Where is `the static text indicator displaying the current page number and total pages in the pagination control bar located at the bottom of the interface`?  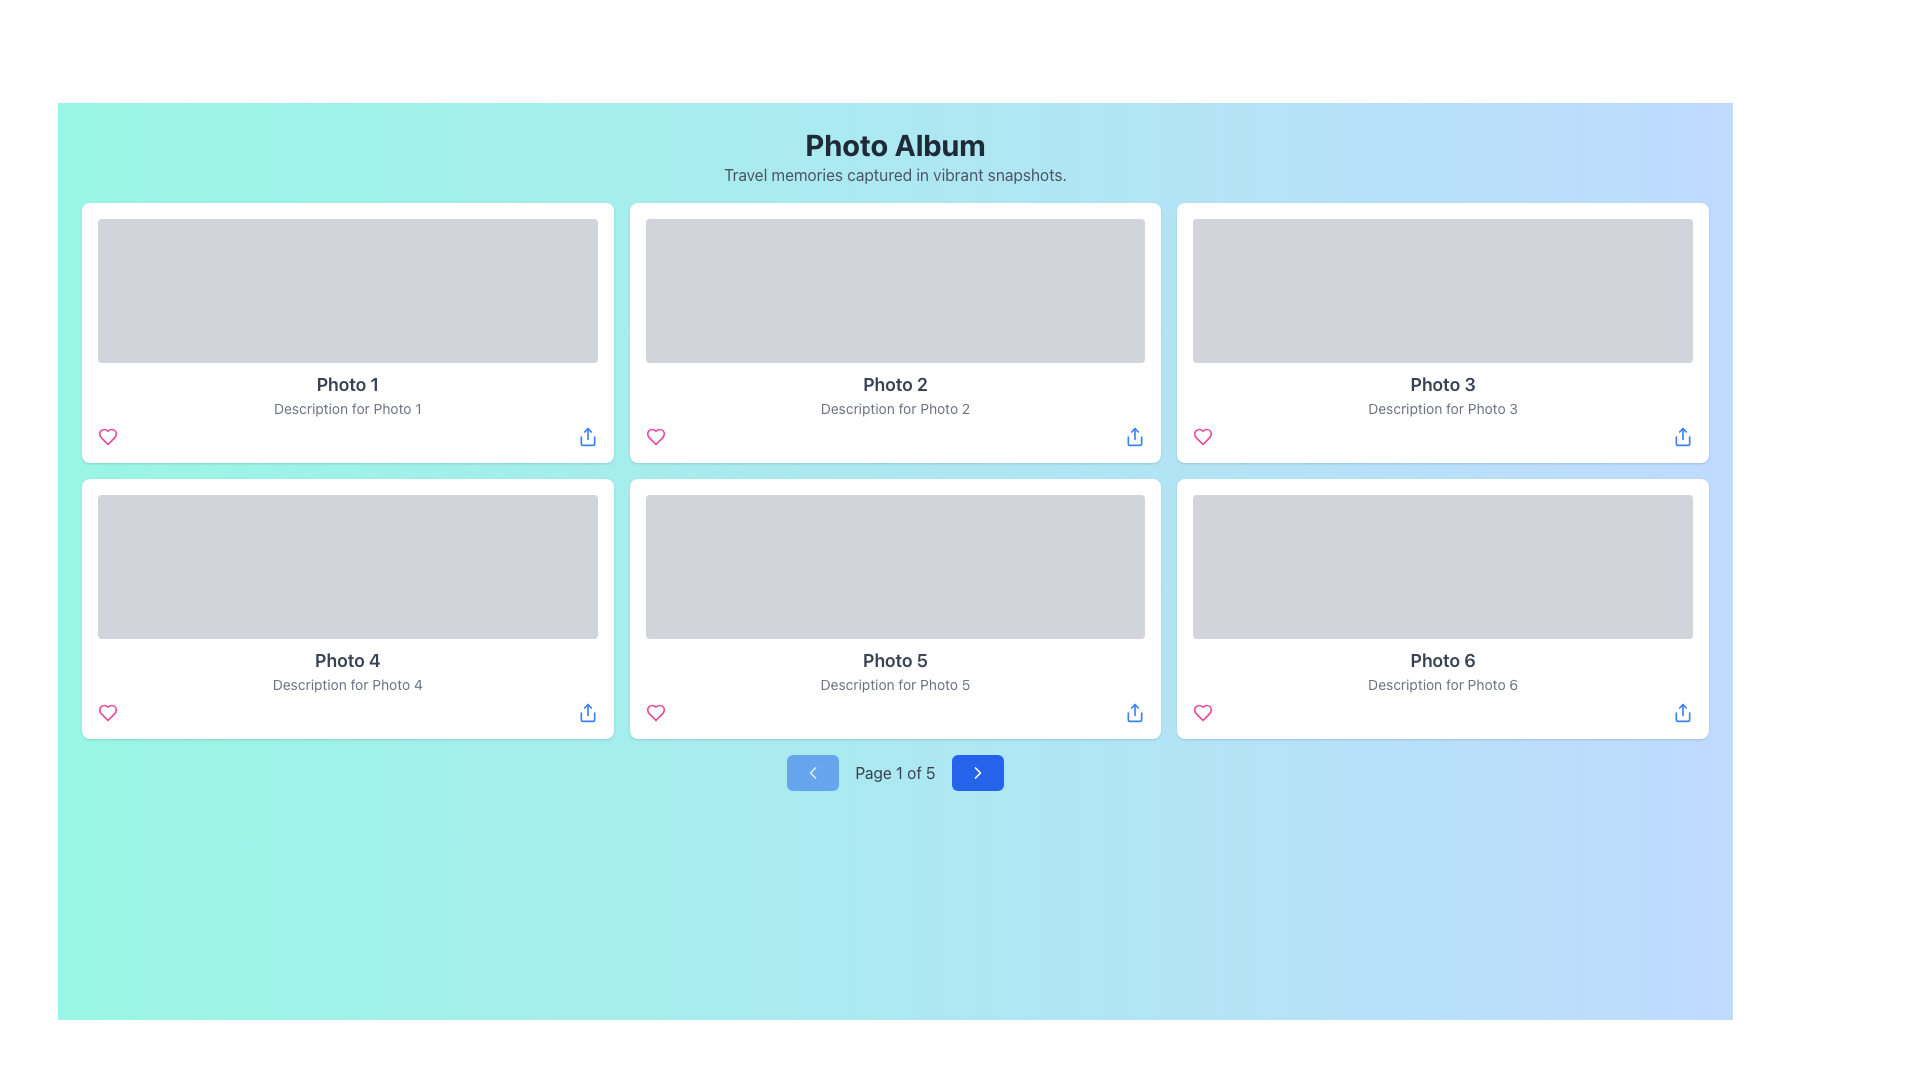 the static text indicator displaying the current page number and total pages in the pagination control bar located at the bottom of the interface is located at coordinates (894, 771).